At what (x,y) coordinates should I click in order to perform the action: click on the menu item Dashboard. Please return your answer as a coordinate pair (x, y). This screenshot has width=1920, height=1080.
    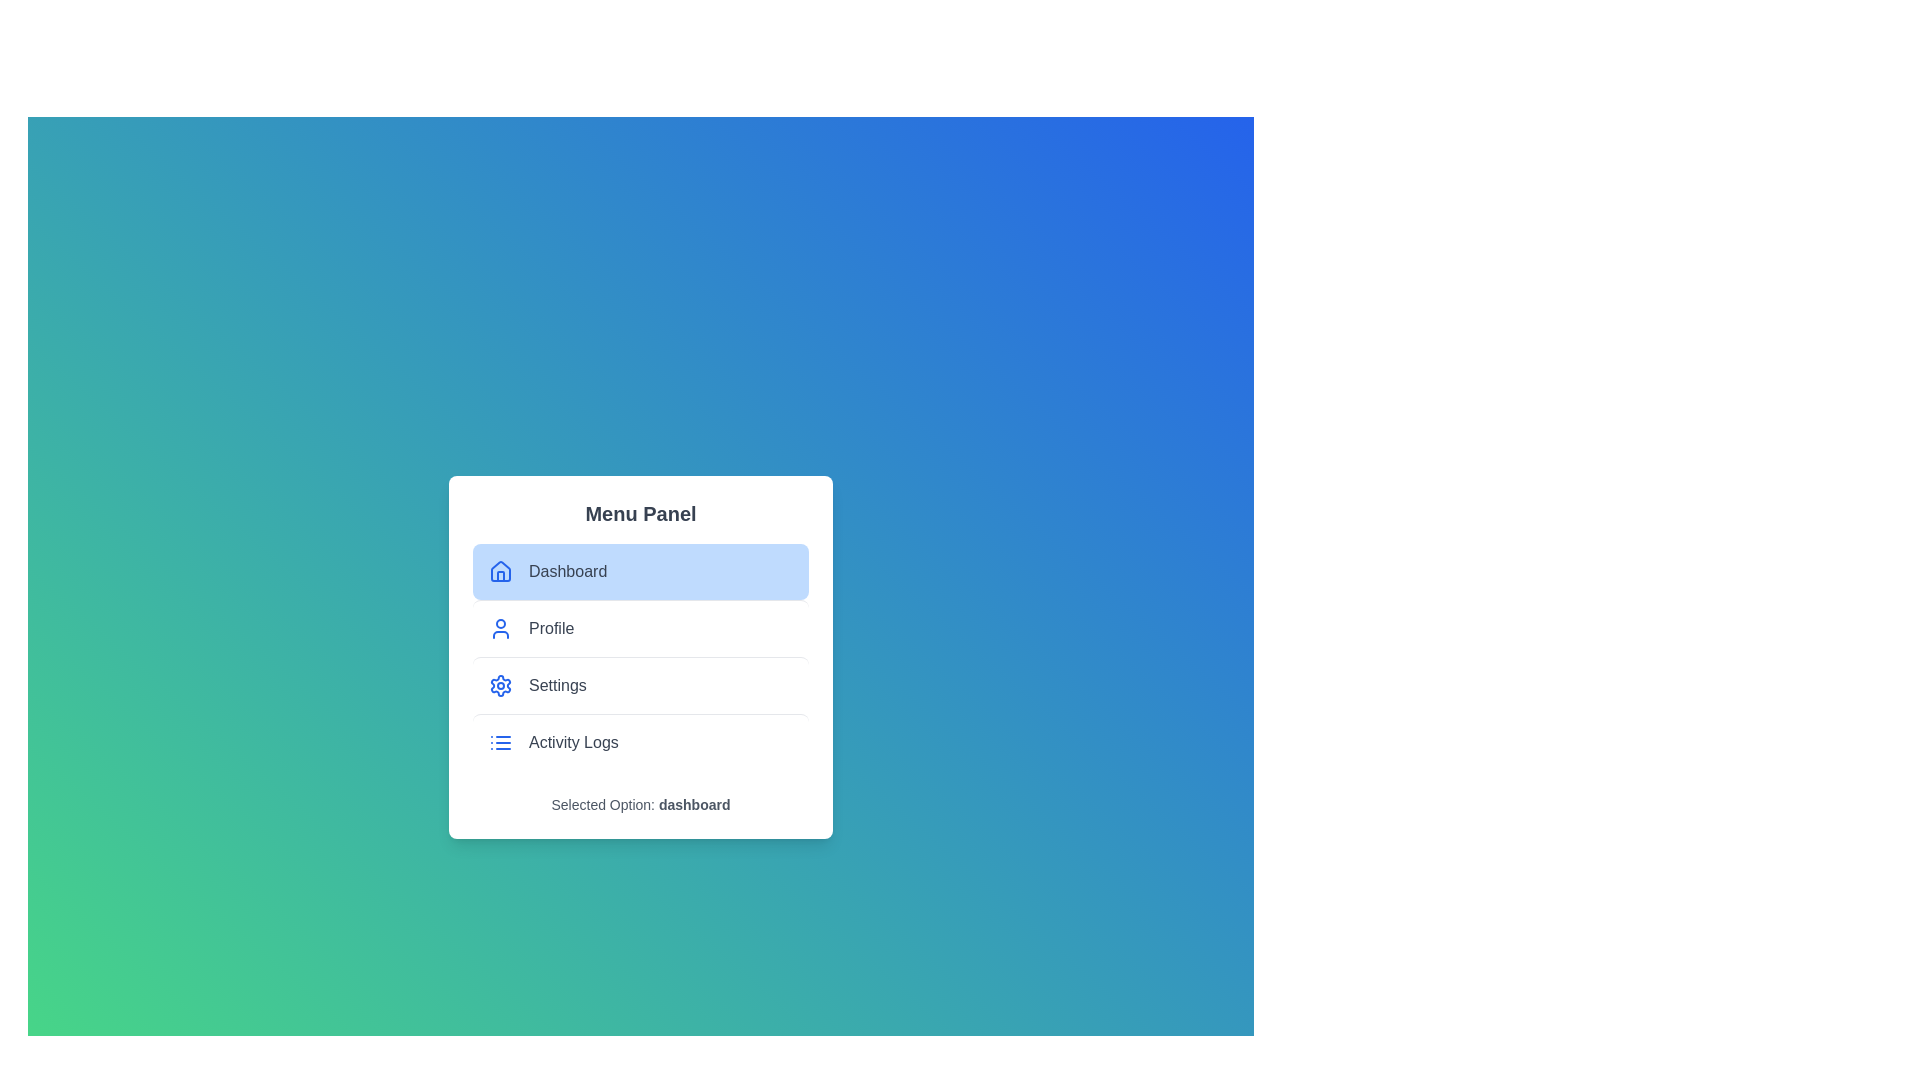
    Looking at the image, I should click on (641, 571).